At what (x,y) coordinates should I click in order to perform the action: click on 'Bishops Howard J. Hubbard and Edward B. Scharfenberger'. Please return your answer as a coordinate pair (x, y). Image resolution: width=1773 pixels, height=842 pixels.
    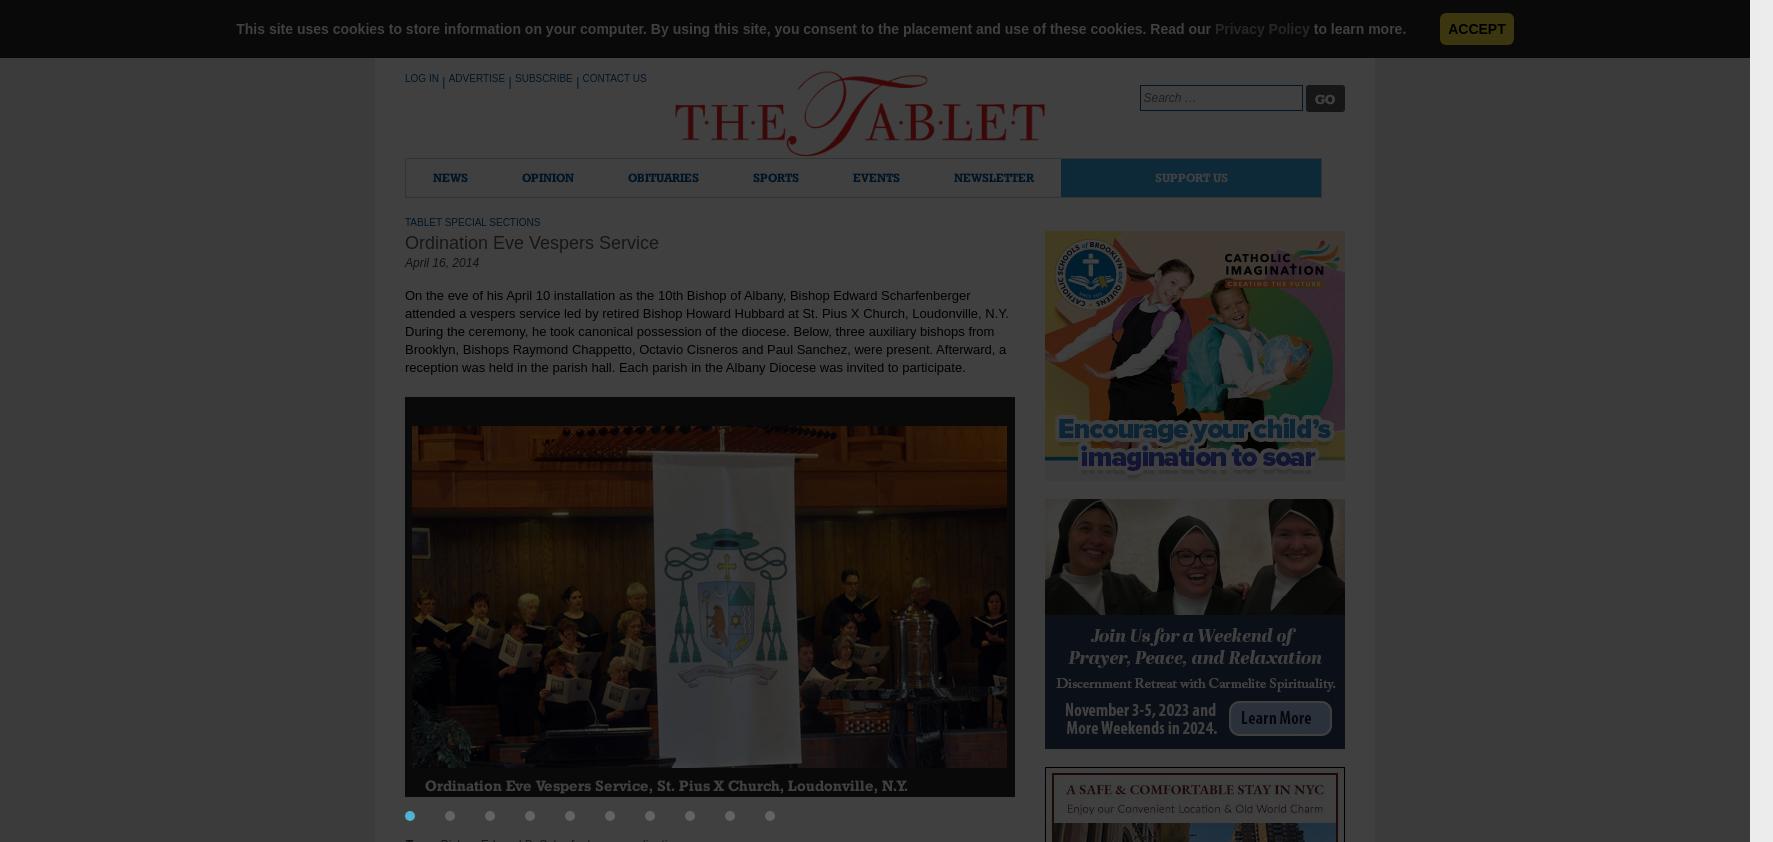
    Looking at the image, I should click on (1247, 800).